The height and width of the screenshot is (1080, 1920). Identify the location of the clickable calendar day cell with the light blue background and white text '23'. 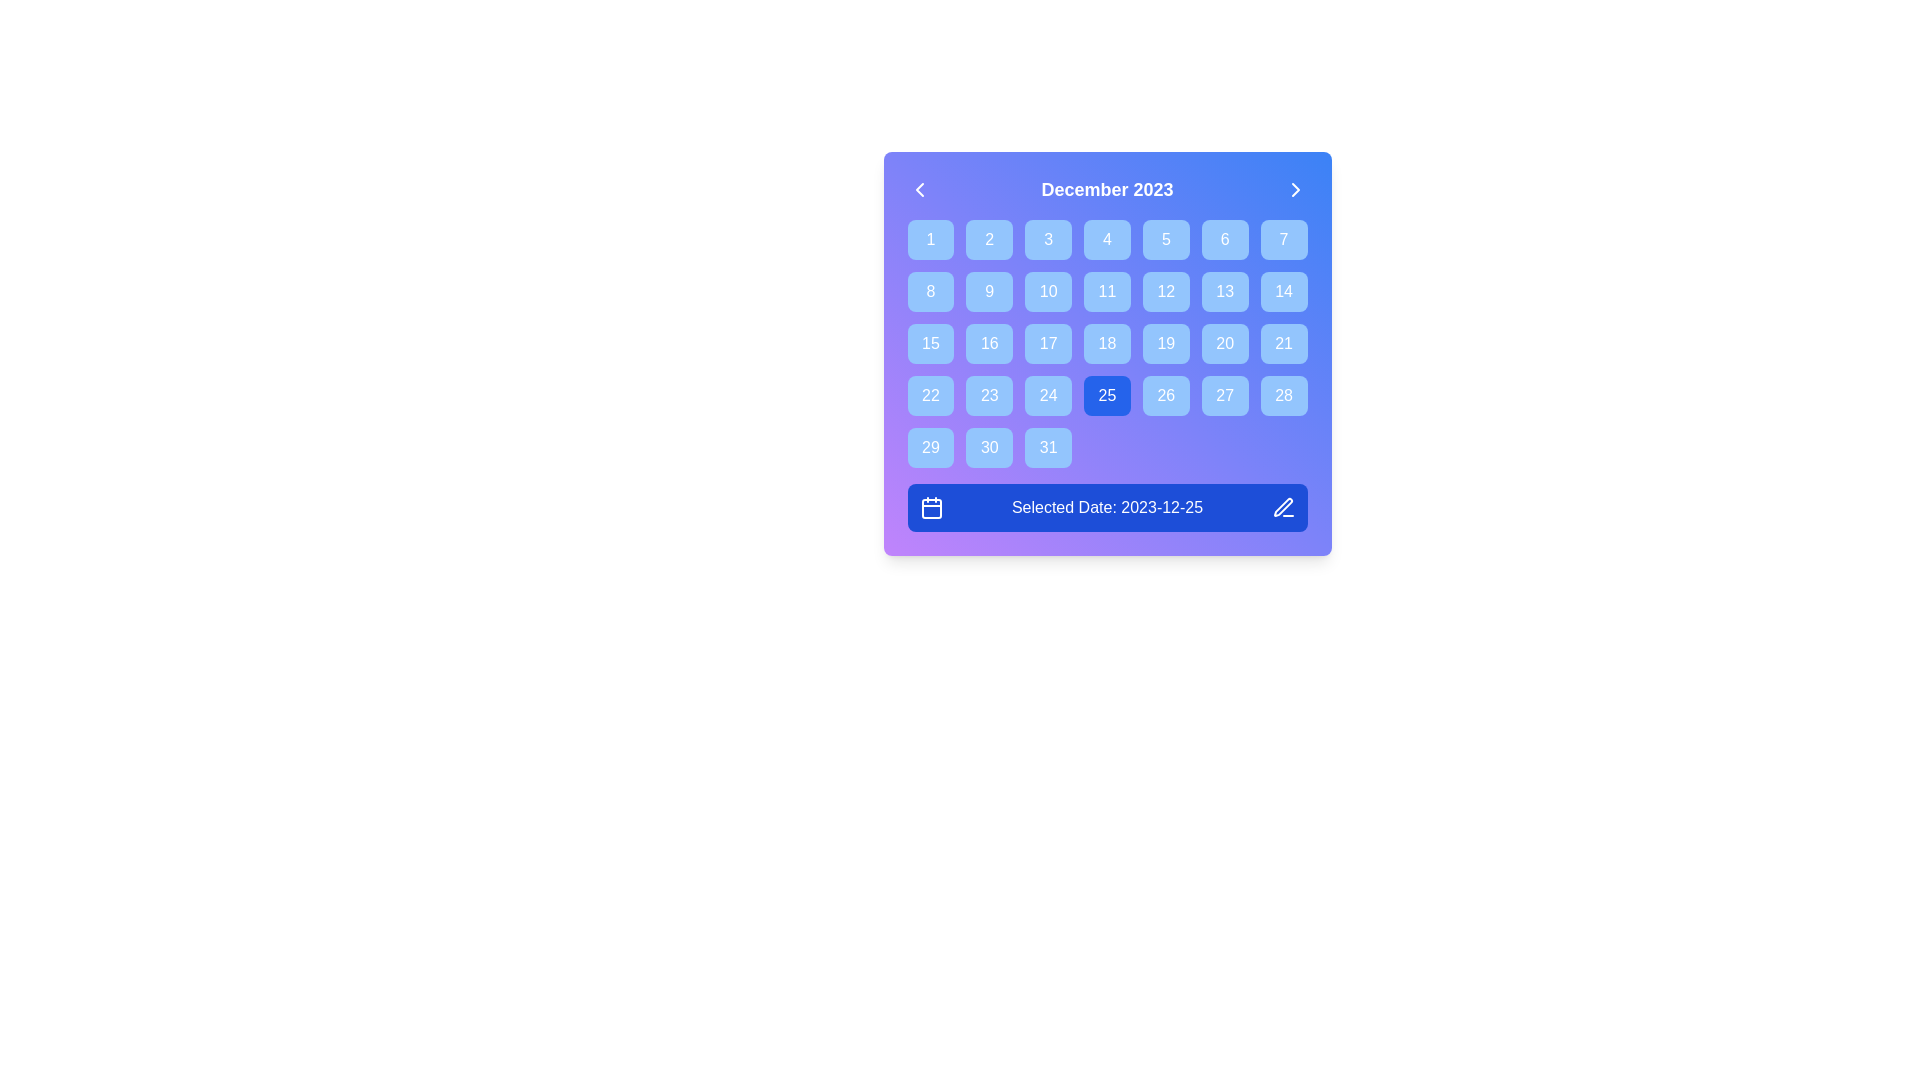
(989, 396).